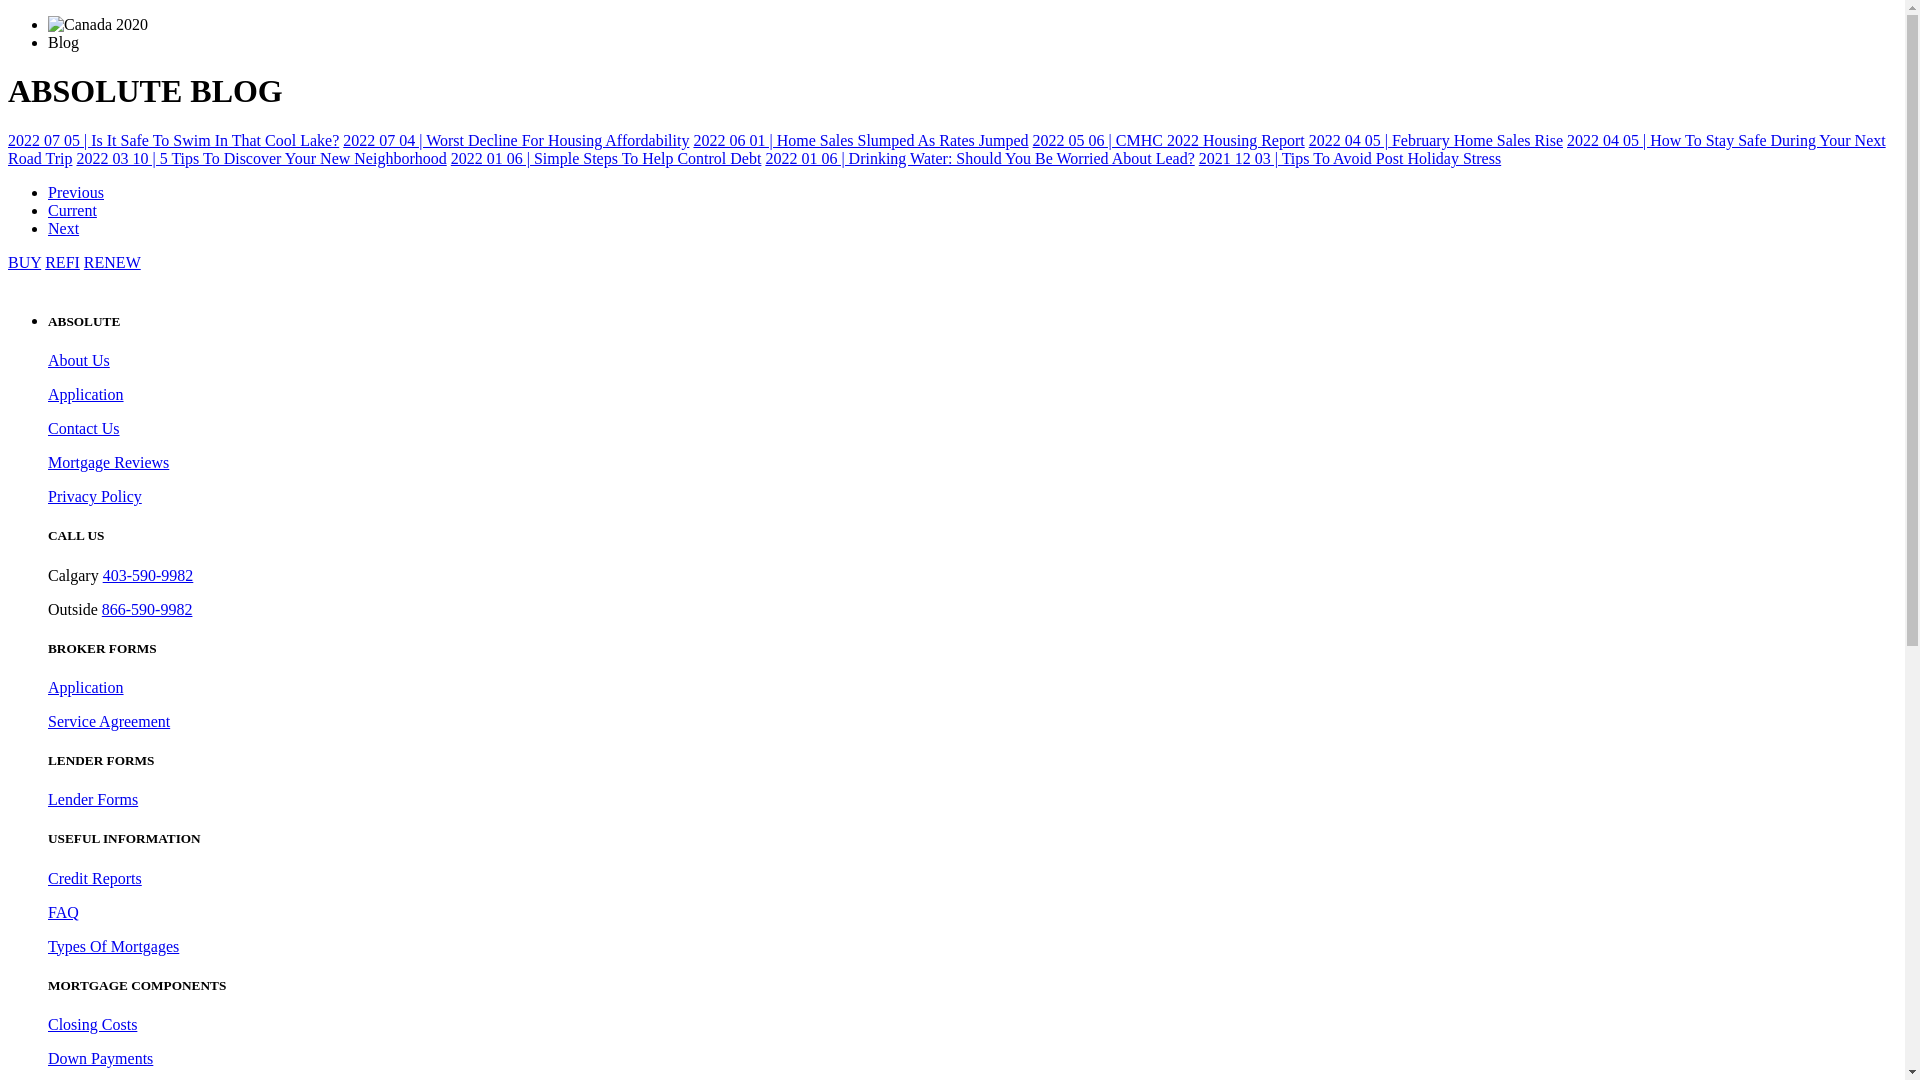 This screenshot has height=1080, width=1920. What do you see at coordinates (173, 139) in the screenshot?
I see `'2022 07 05 | Is It Safe To Swim In That Cool Lake?'` at bounding box center [173, 139].